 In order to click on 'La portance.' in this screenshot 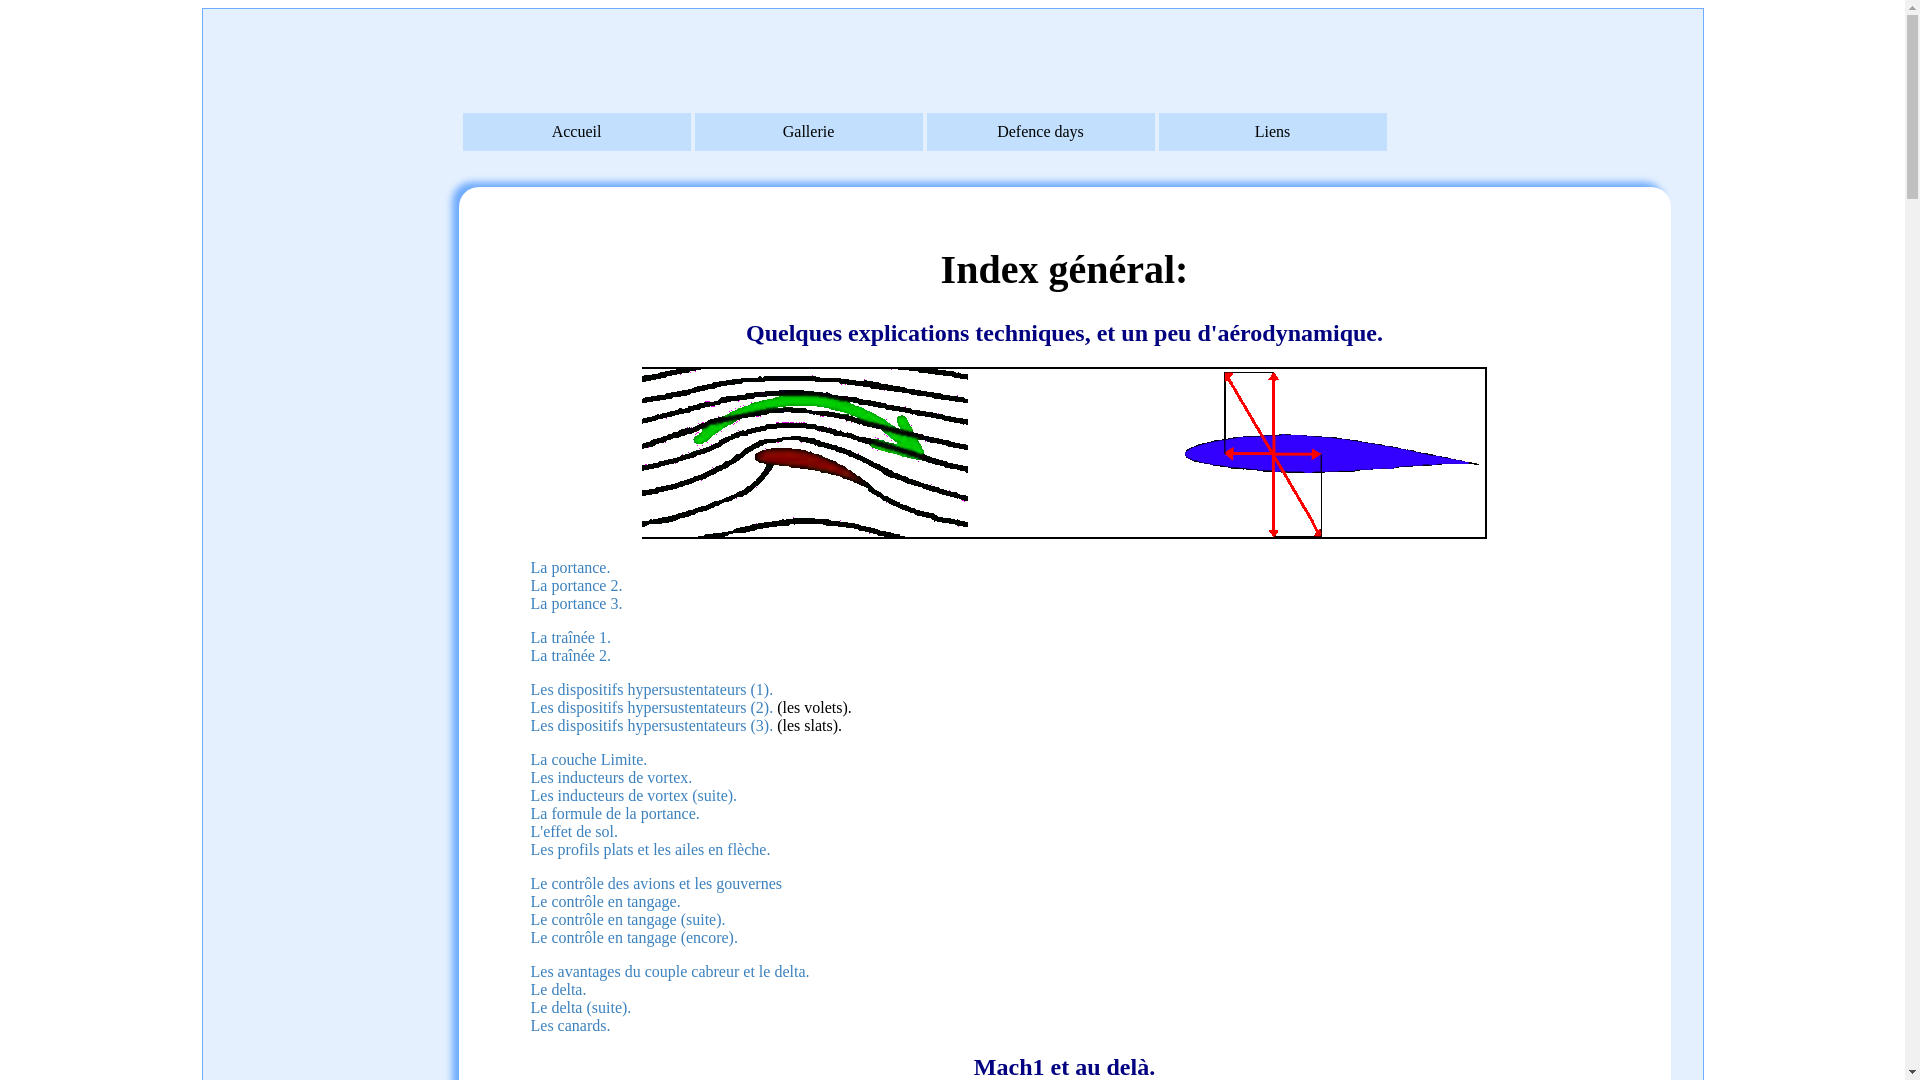, I will do `click(569, 566)`.